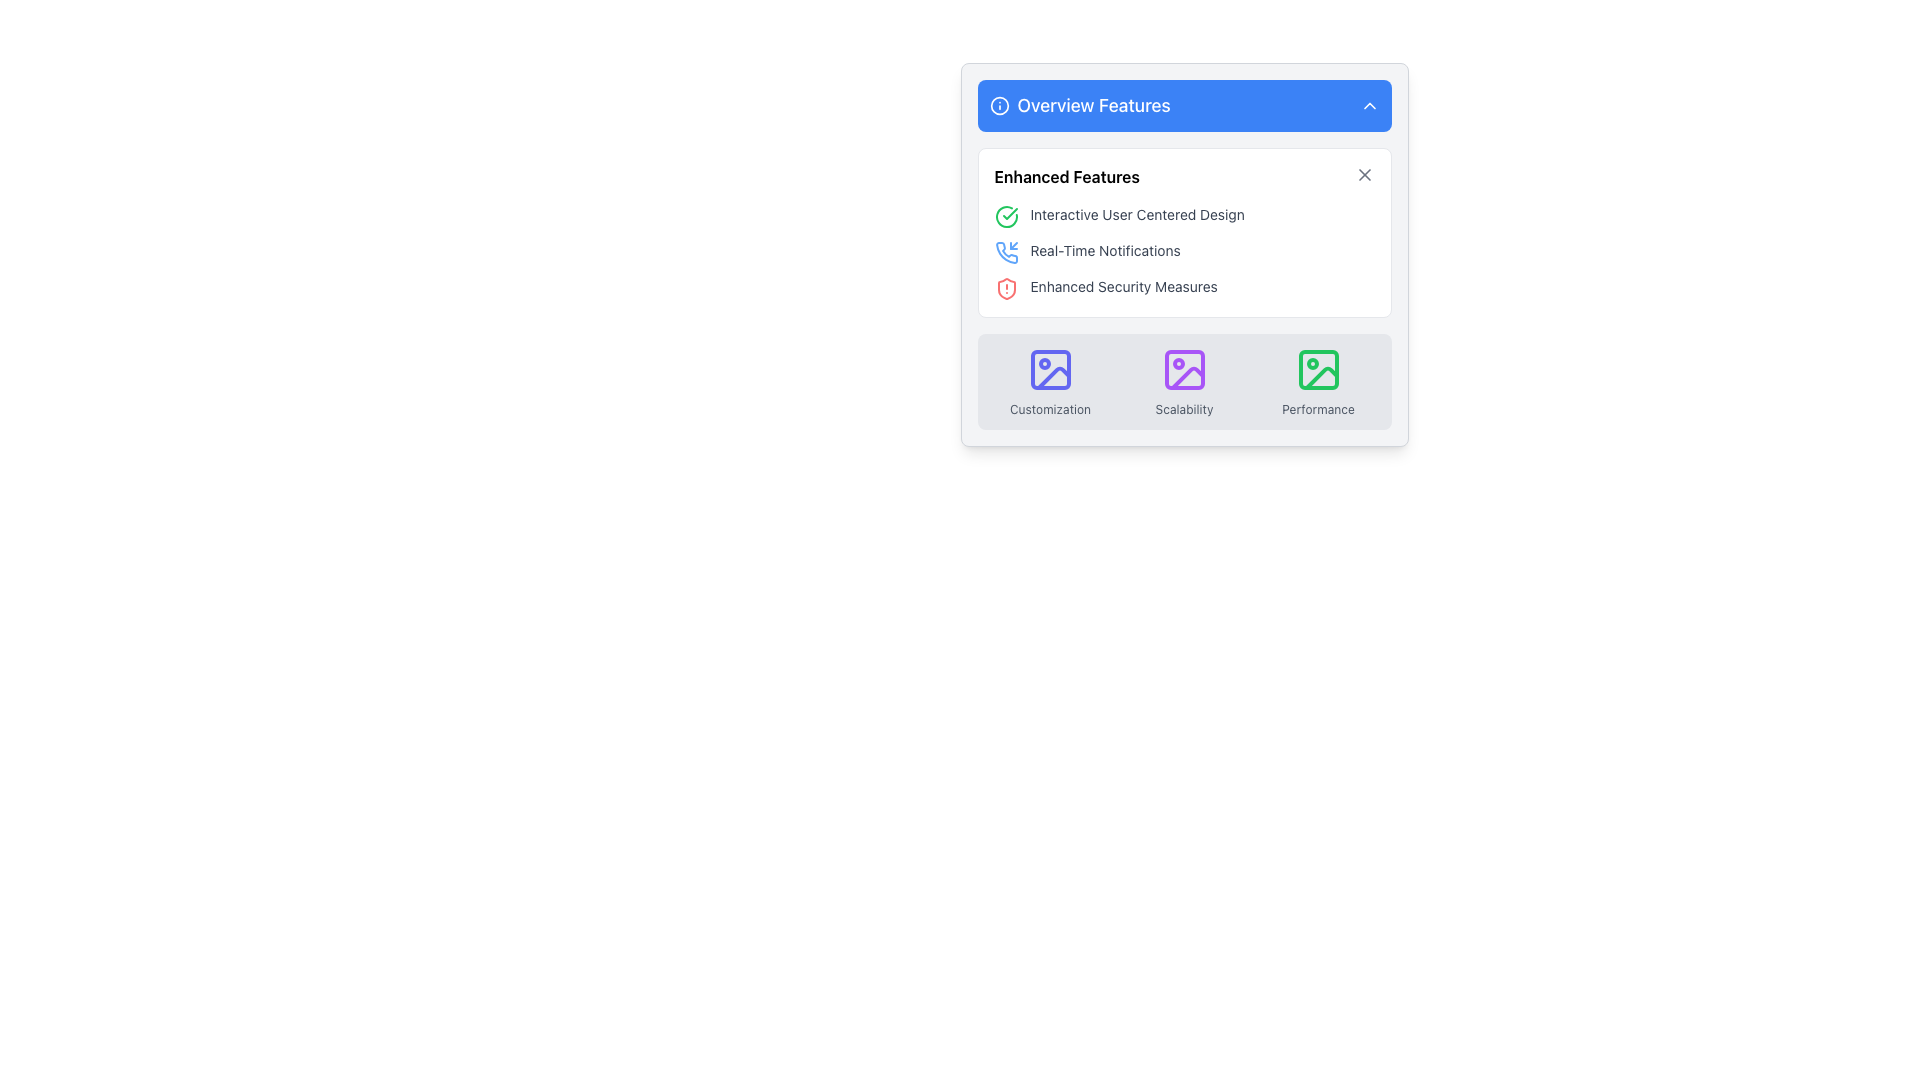  Describe the element at coordinates (1318, 381) in the screenshot. I see `the 'Performance' icon with text label, which is the third item in a horizontal row under the 'Enhanced Features' panel` at that location.